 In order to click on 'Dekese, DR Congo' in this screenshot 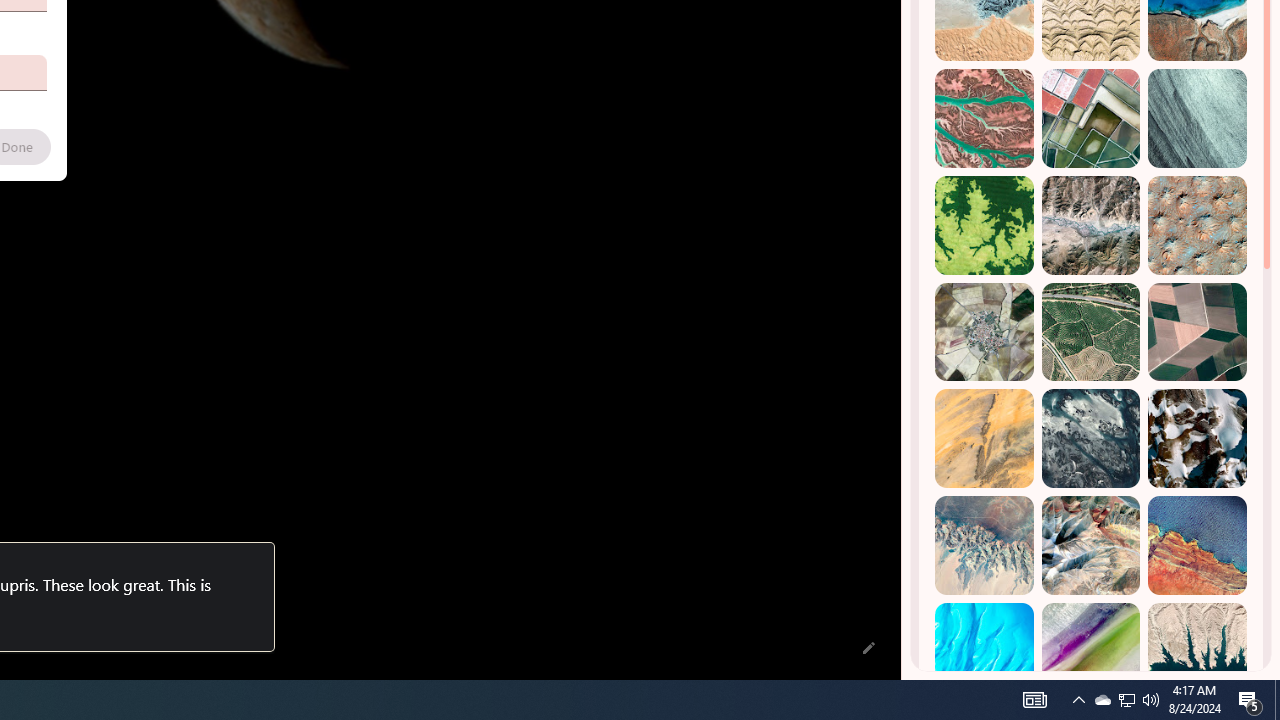, I will do `click(984, 225)`.